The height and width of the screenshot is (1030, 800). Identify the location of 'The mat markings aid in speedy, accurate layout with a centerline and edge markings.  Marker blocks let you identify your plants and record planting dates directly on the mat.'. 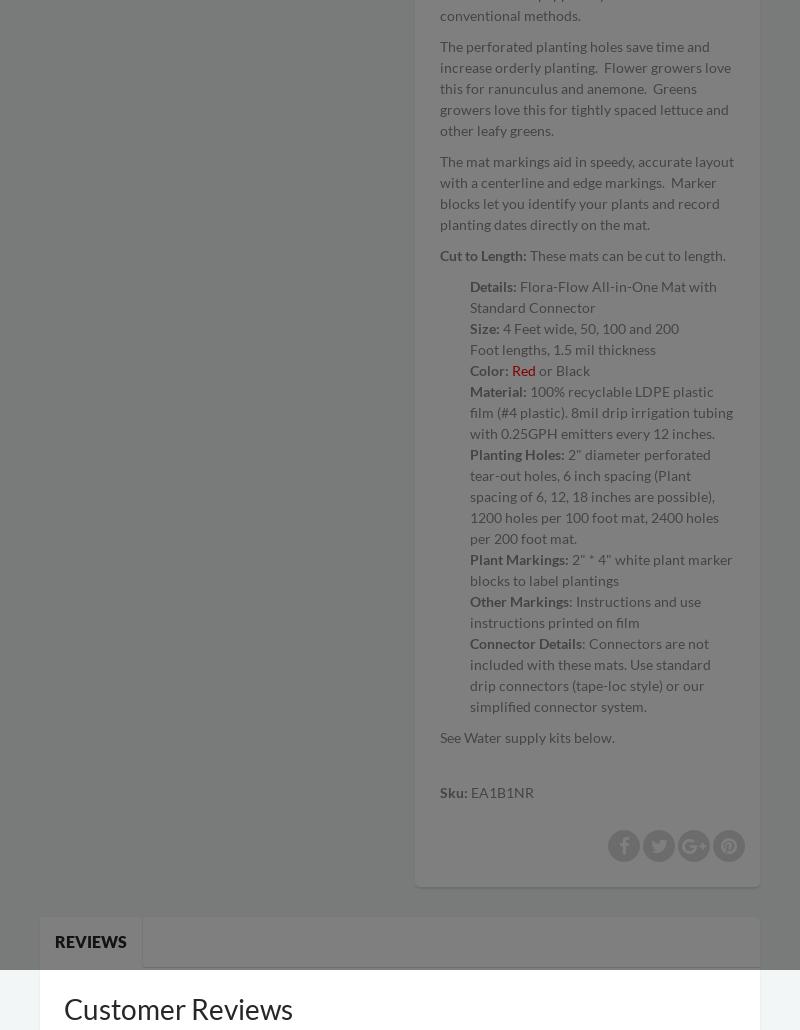
(439, 193).